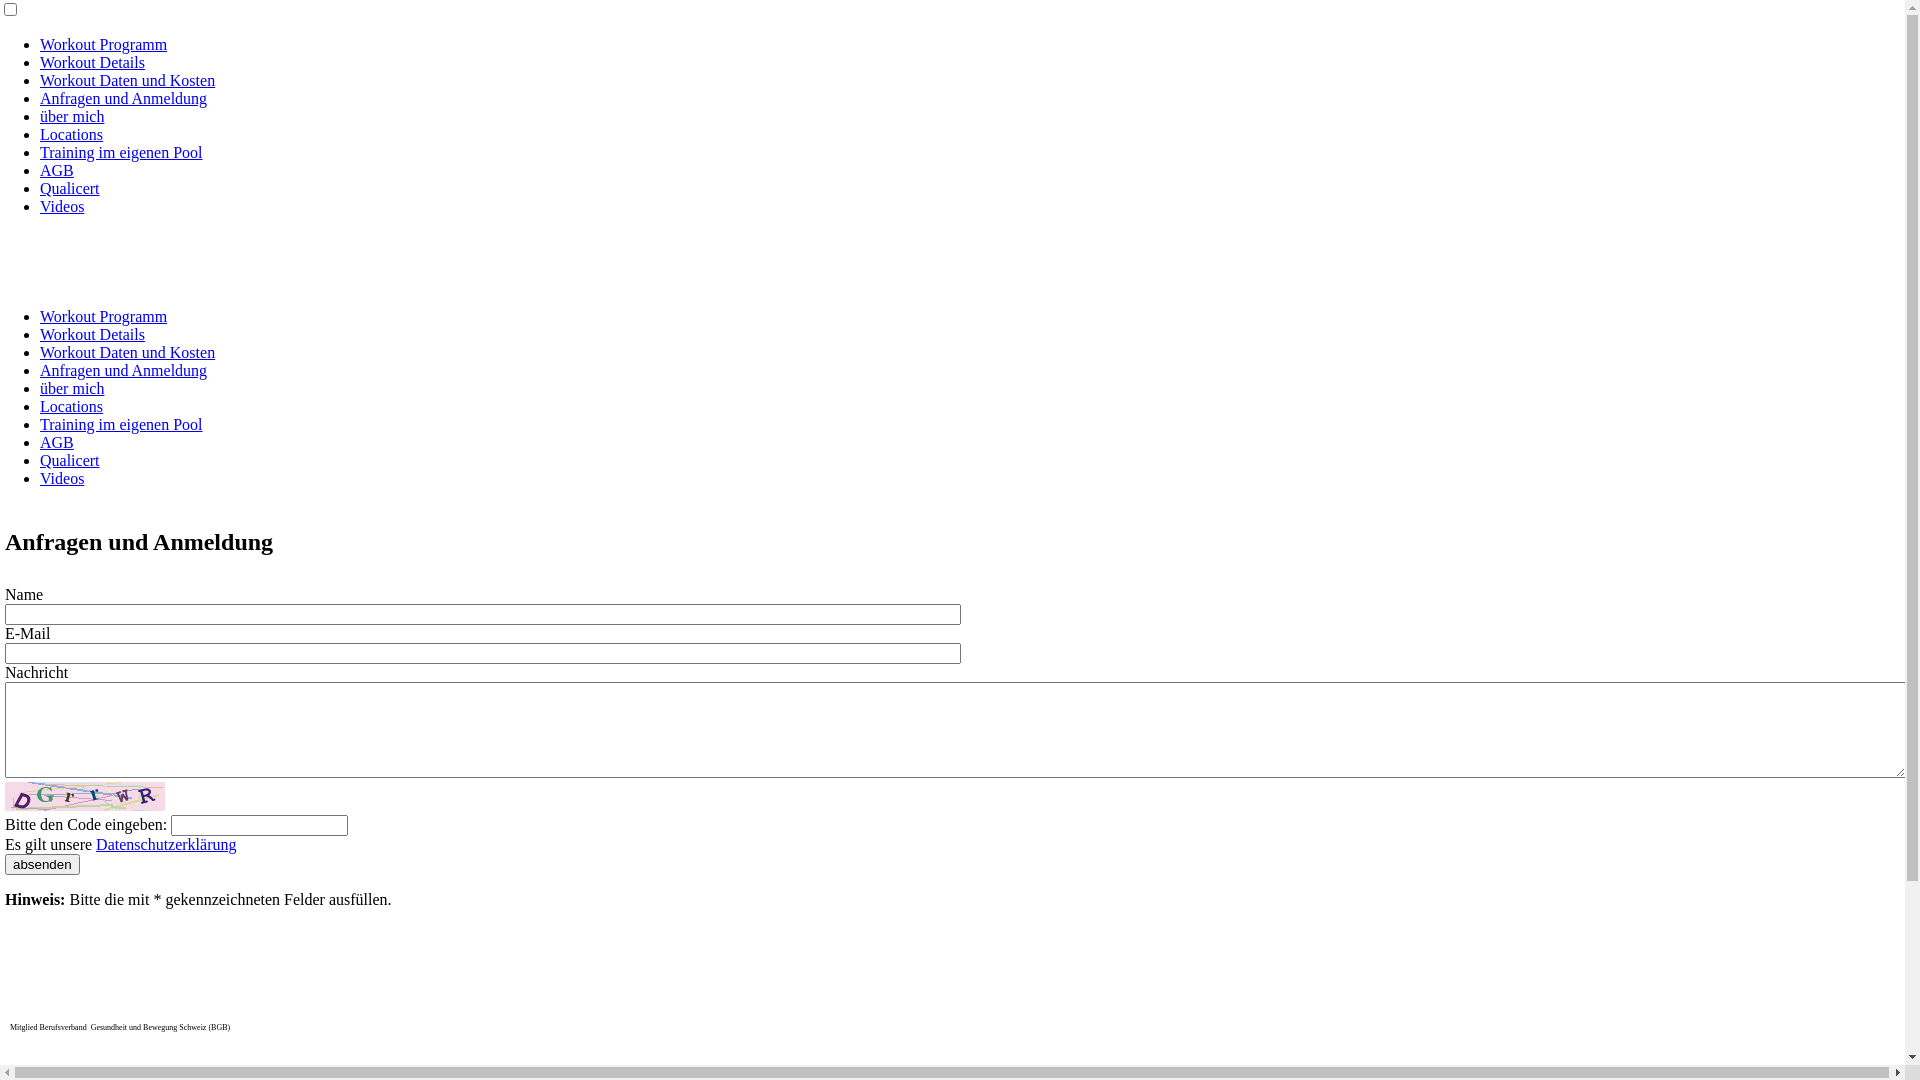  I want to click on 'Videos', so click(62, 206).